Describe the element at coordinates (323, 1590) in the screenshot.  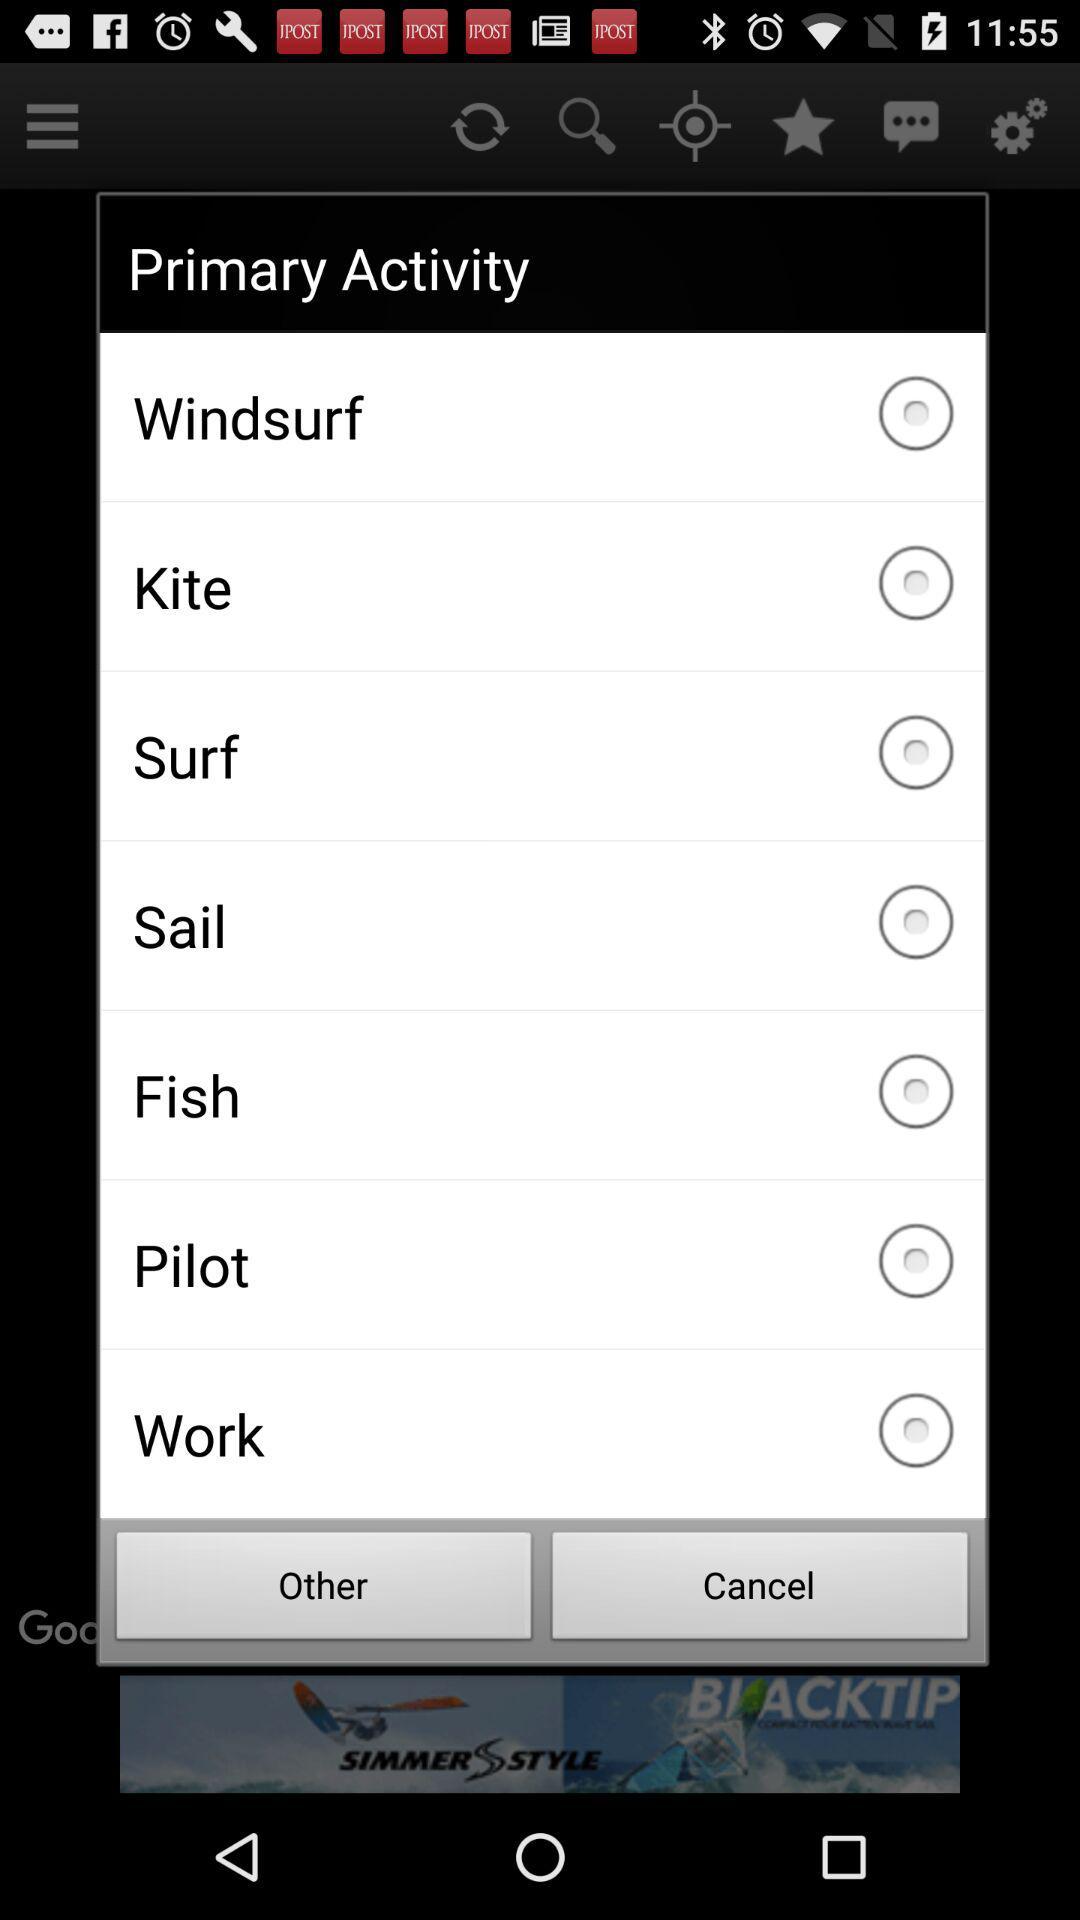
I see `the item at the bottom left corner` at that location.